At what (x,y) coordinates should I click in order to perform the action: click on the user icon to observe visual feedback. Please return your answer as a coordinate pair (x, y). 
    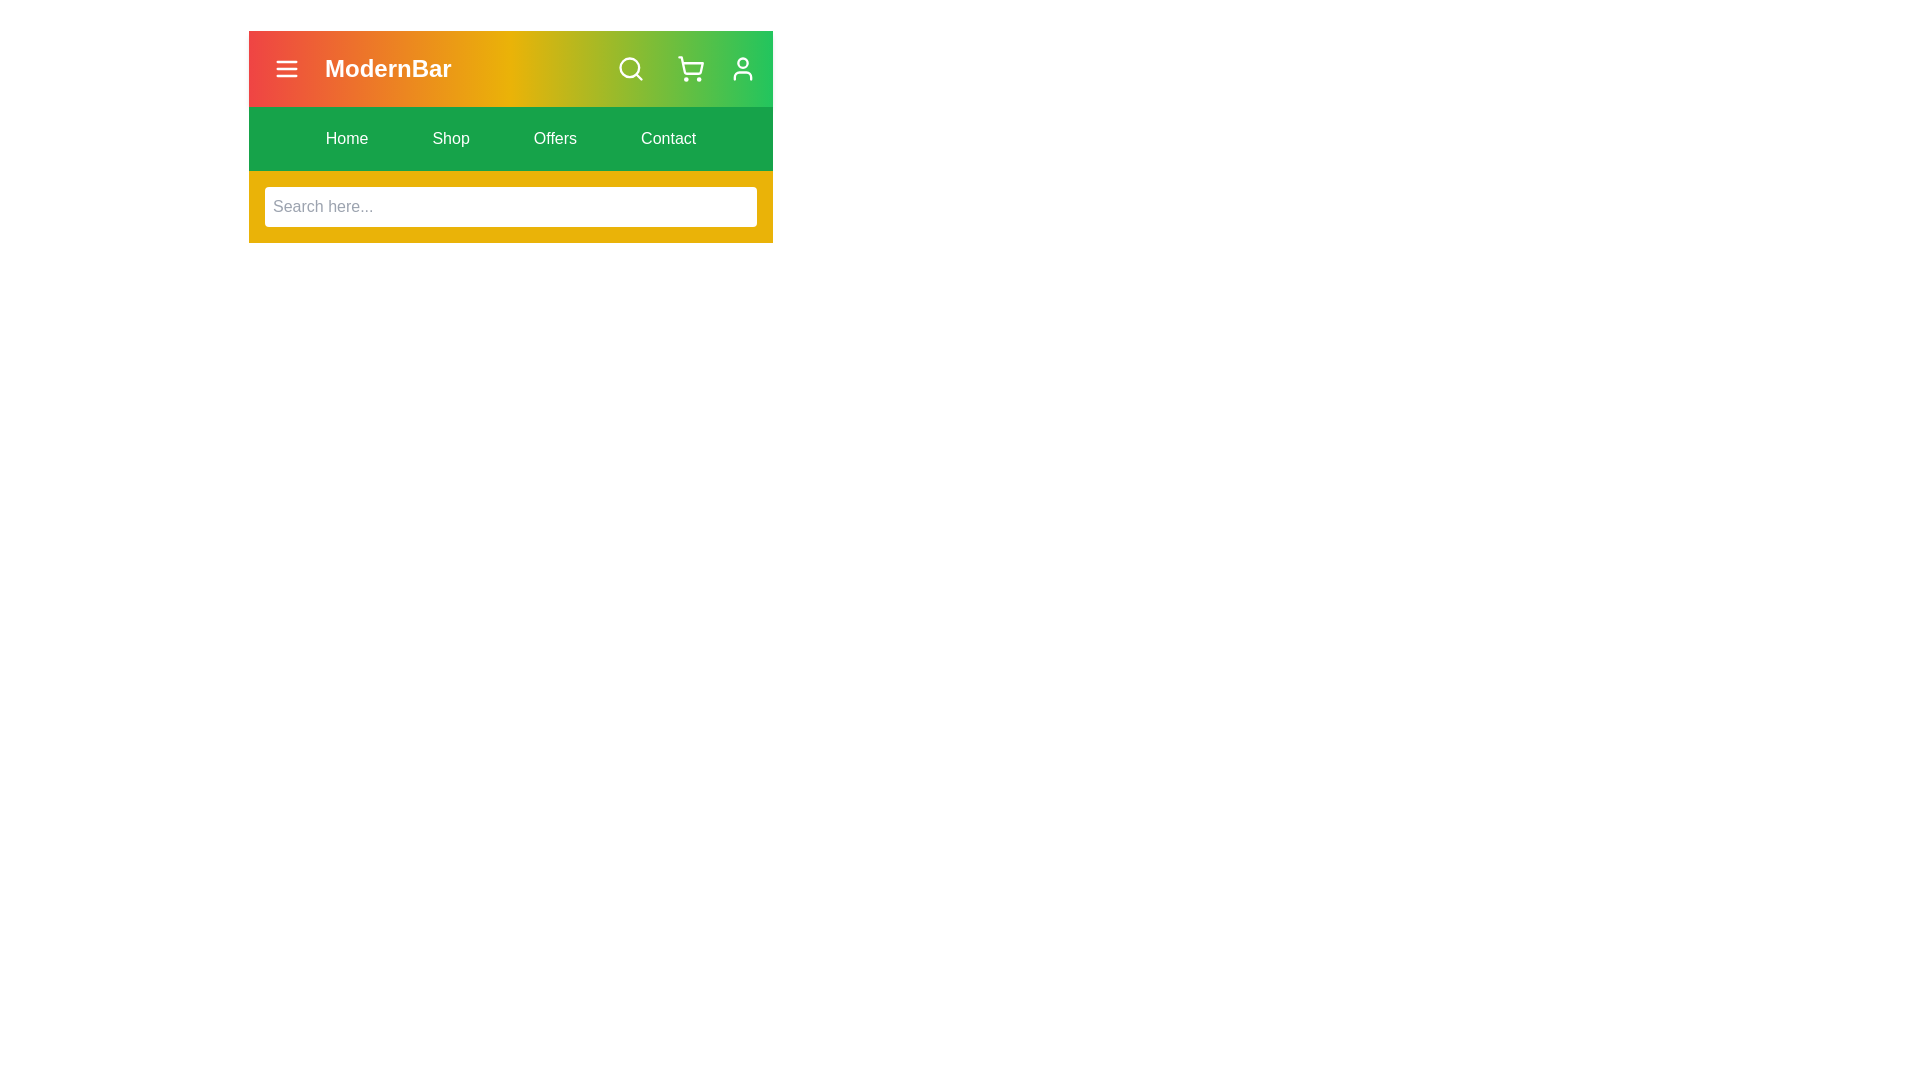
    Looking at the image, I should click on (742, 68).